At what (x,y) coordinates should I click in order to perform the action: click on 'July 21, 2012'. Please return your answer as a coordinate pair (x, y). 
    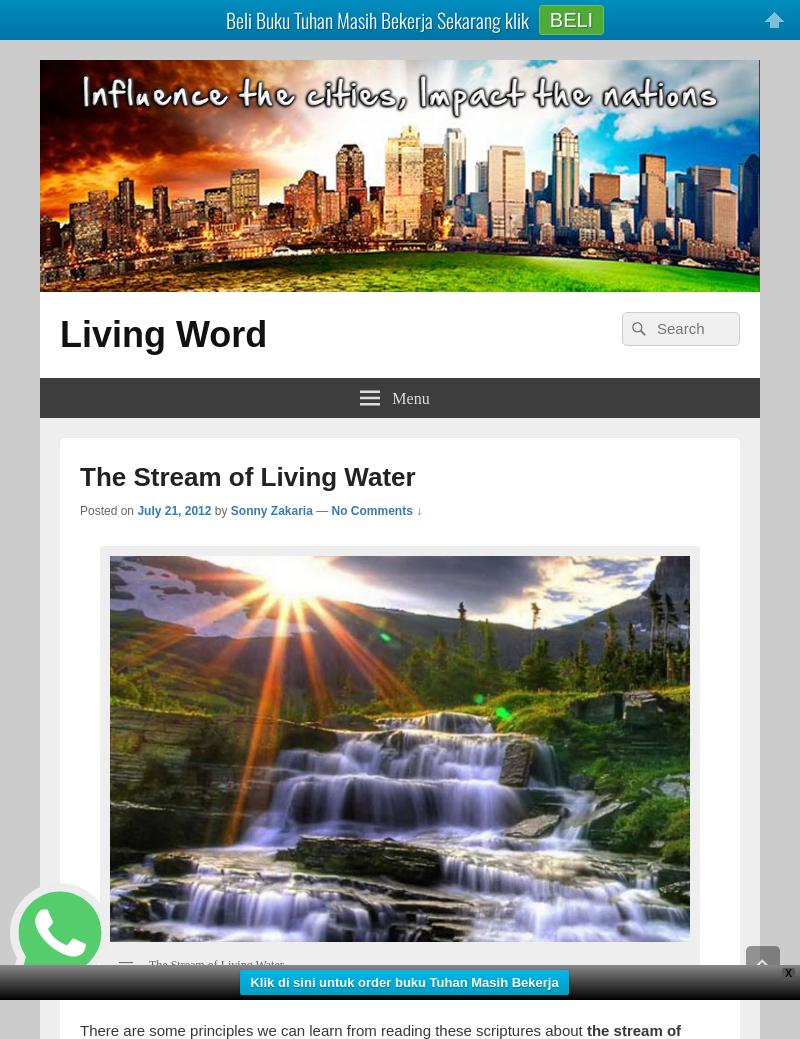
    Looking at the image, I should click on (173, 509).